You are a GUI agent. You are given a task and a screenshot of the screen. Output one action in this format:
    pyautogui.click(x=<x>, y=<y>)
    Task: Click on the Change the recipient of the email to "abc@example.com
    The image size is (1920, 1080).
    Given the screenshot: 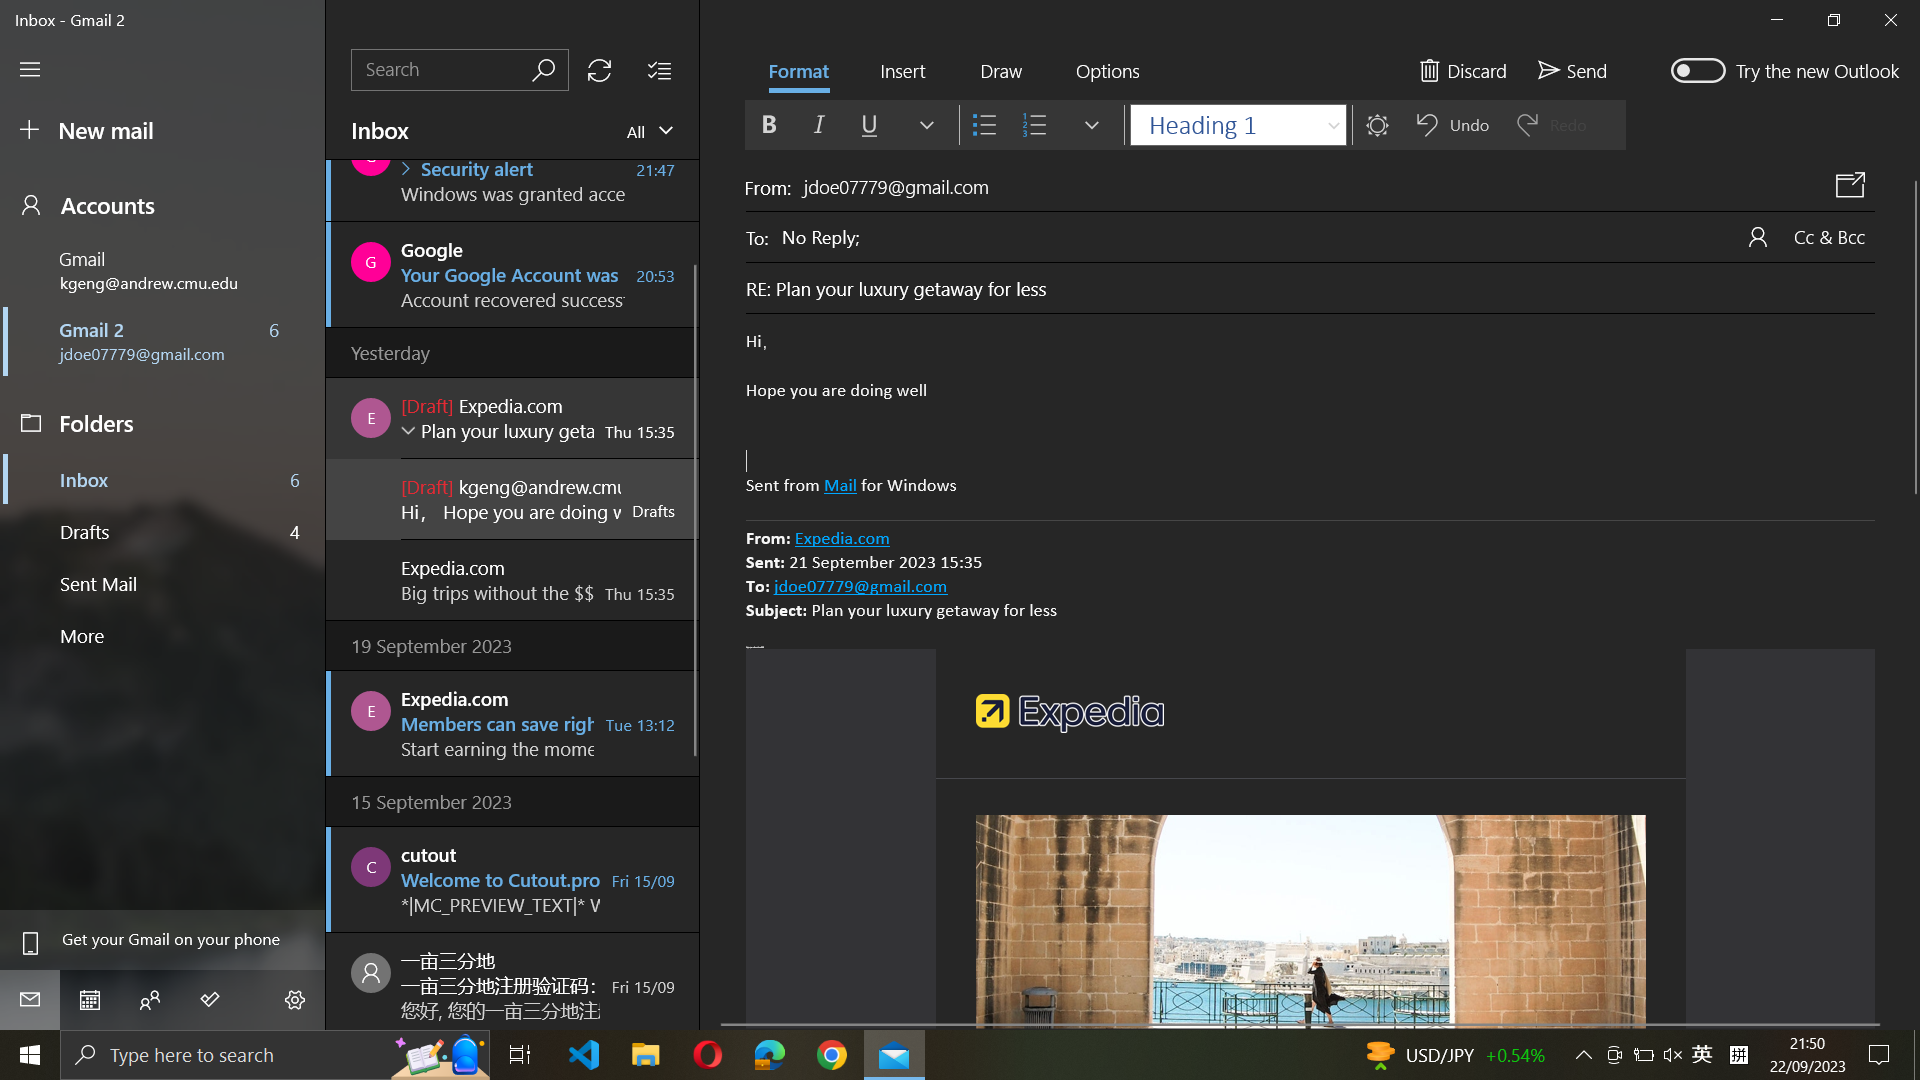 What is the action you would take?
    pyautogui.click(x=1328, y=234)
    